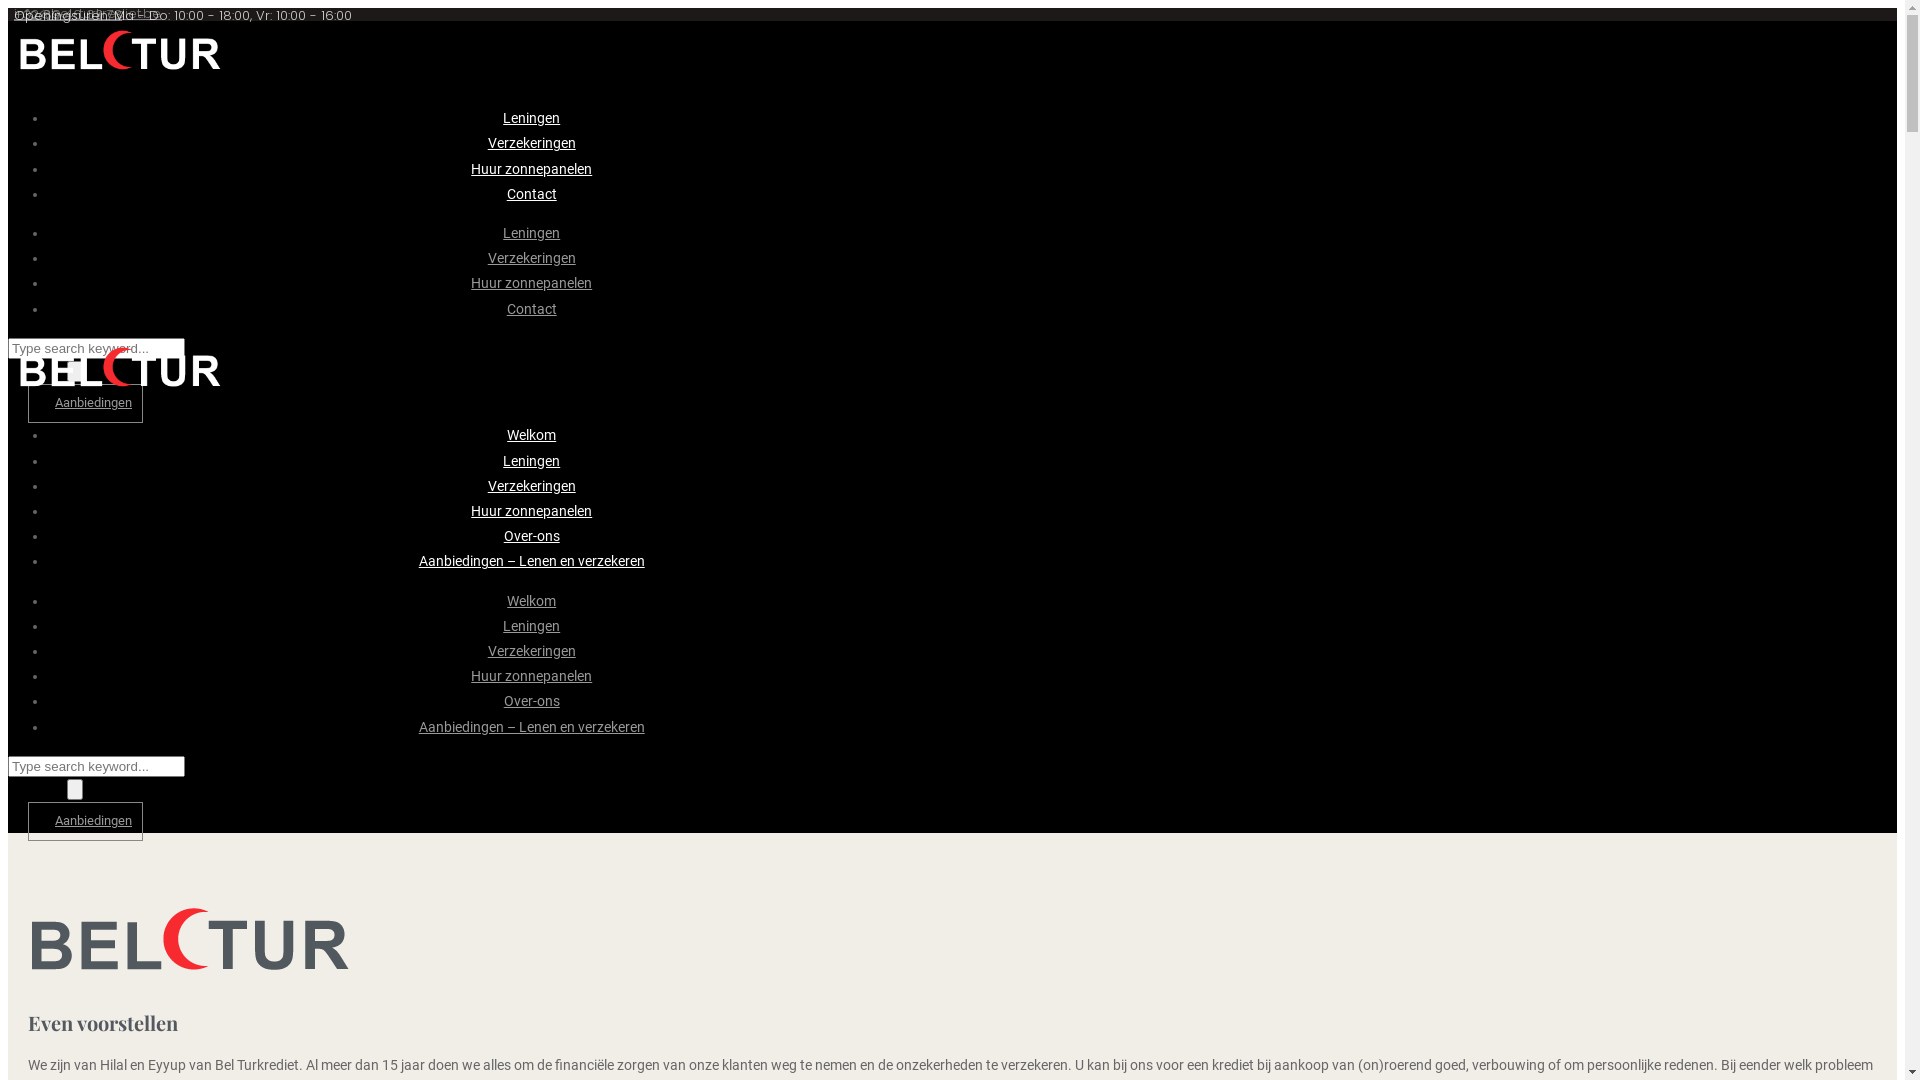 The width and height of the screenshot is (1920, 1080). I want to click on 'info@bel-turkrediet.be', so click(86, 13).